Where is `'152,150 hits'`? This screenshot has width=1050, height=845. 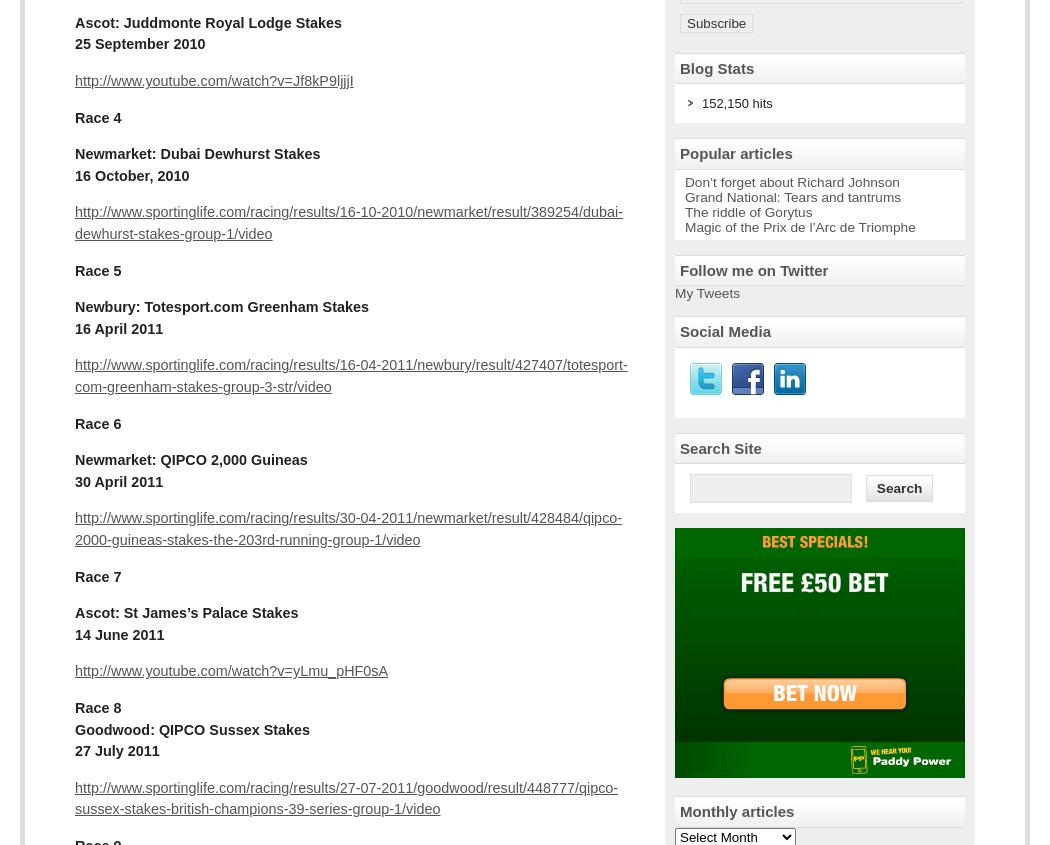 '152,150 hits' is located at coordinates (702, 103).